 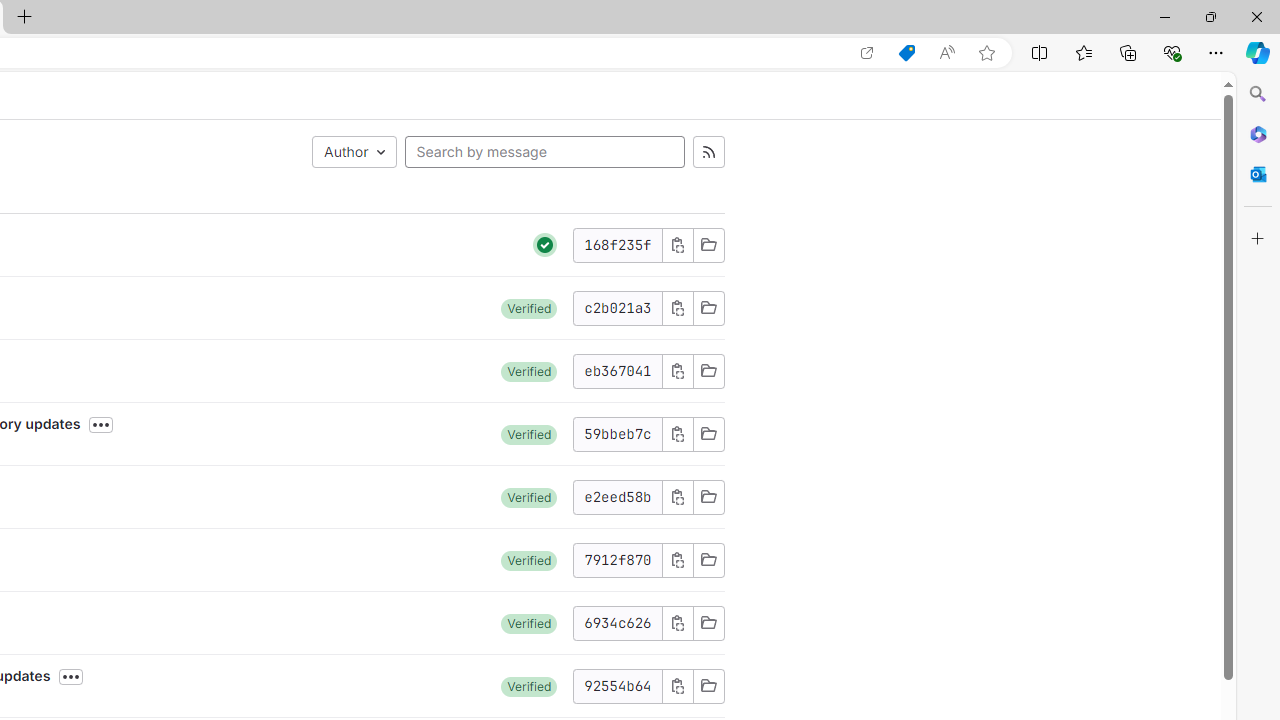 I want to click on 'Class: s16 gl-icon gl-button-icon ', so click(x=677, y=685).